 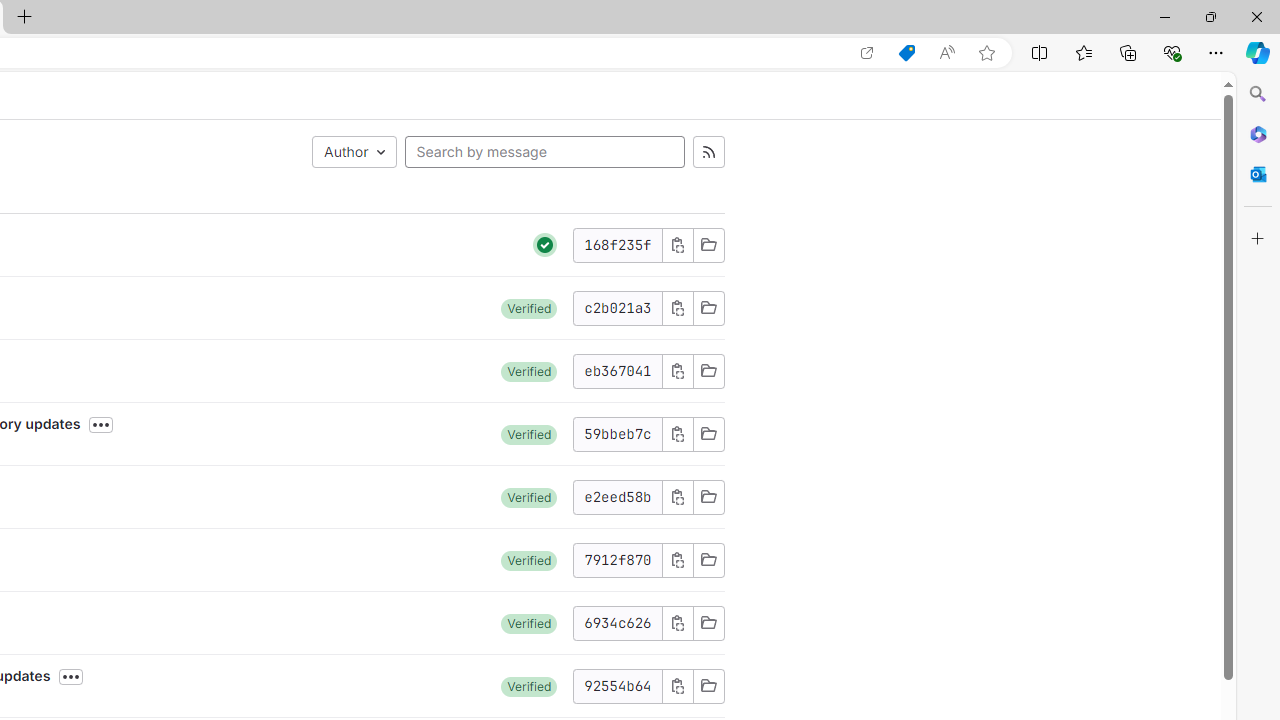 I want to click on 'Class: s16 gl-icon gl-button-icon ', so click(x=677, y=685).